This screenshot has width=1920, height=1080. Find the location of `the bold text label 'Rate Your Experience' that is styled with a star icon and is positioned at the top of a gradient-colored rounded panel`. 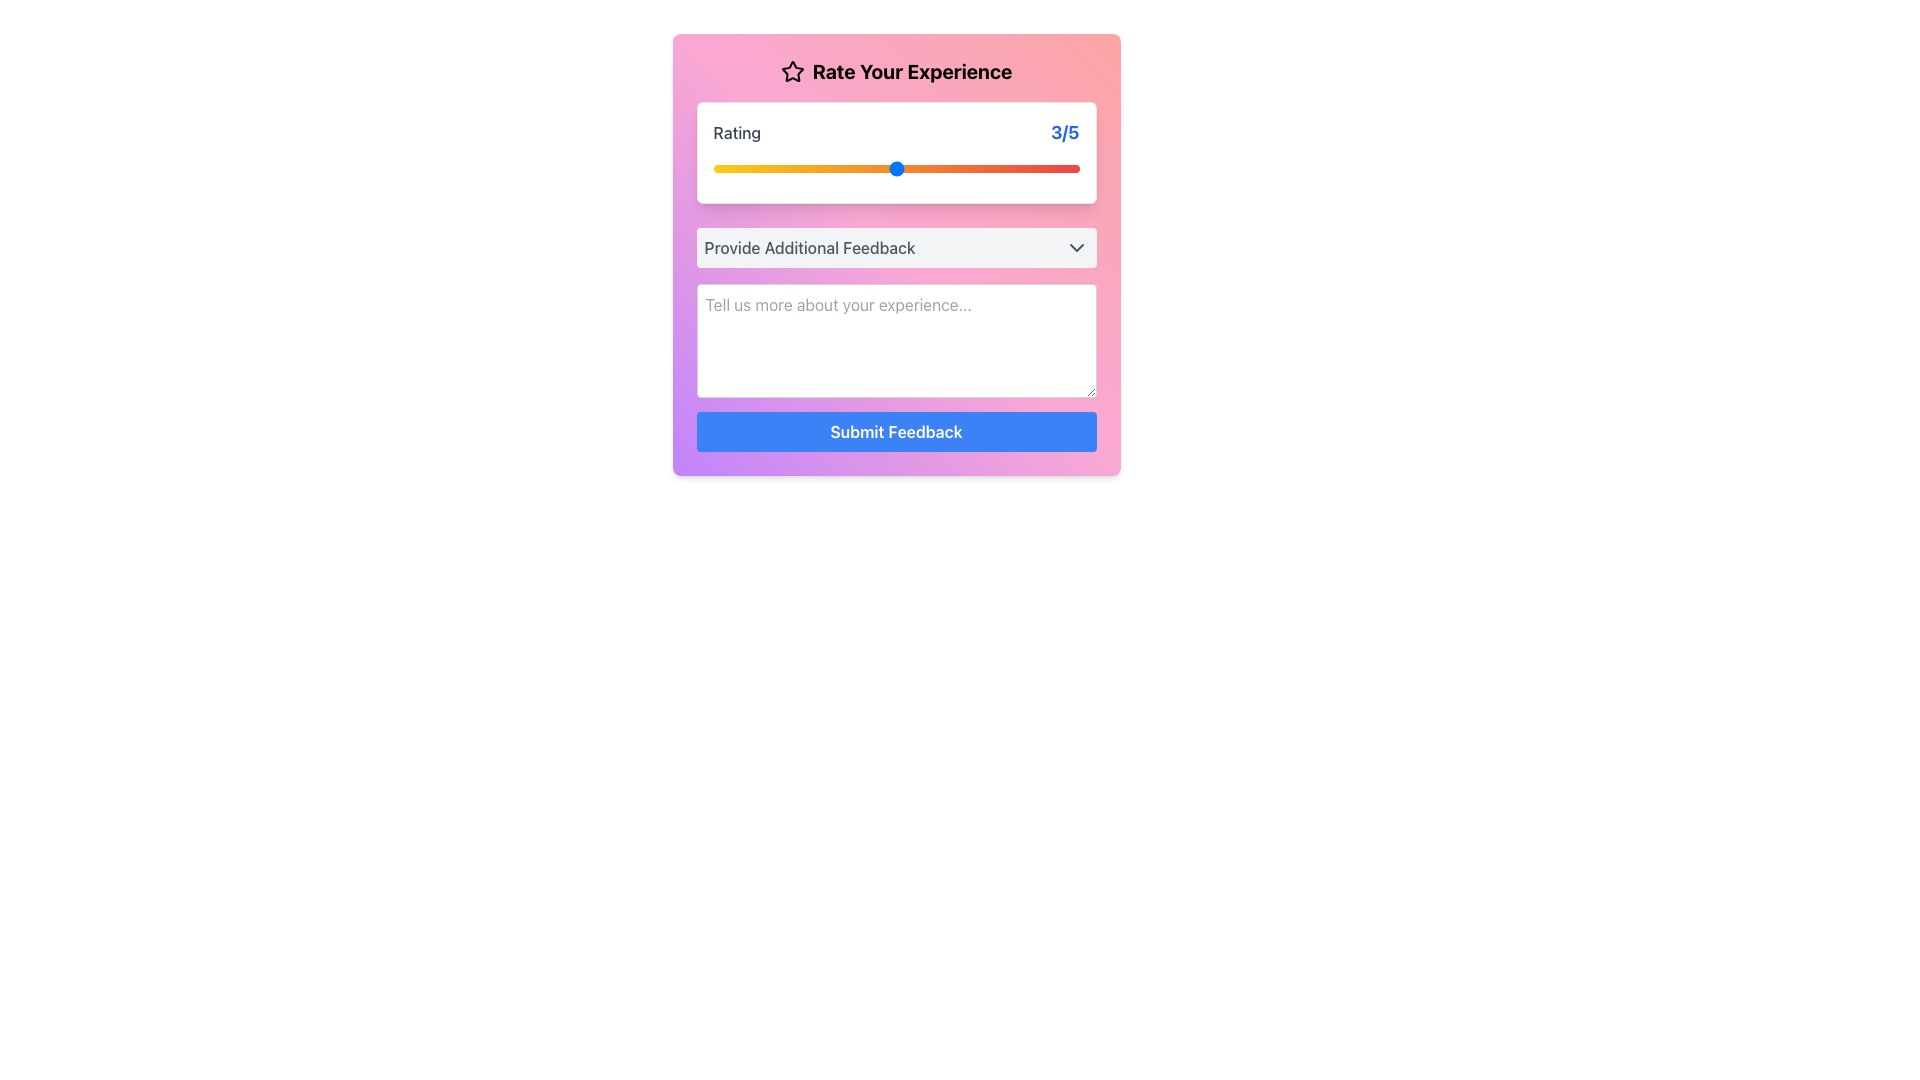

the bold text label 'Rate Your Experience' that is styled with a star icon and is positioned at the top of a gradient-colored rounded panel is located at coordinates (895, 79).